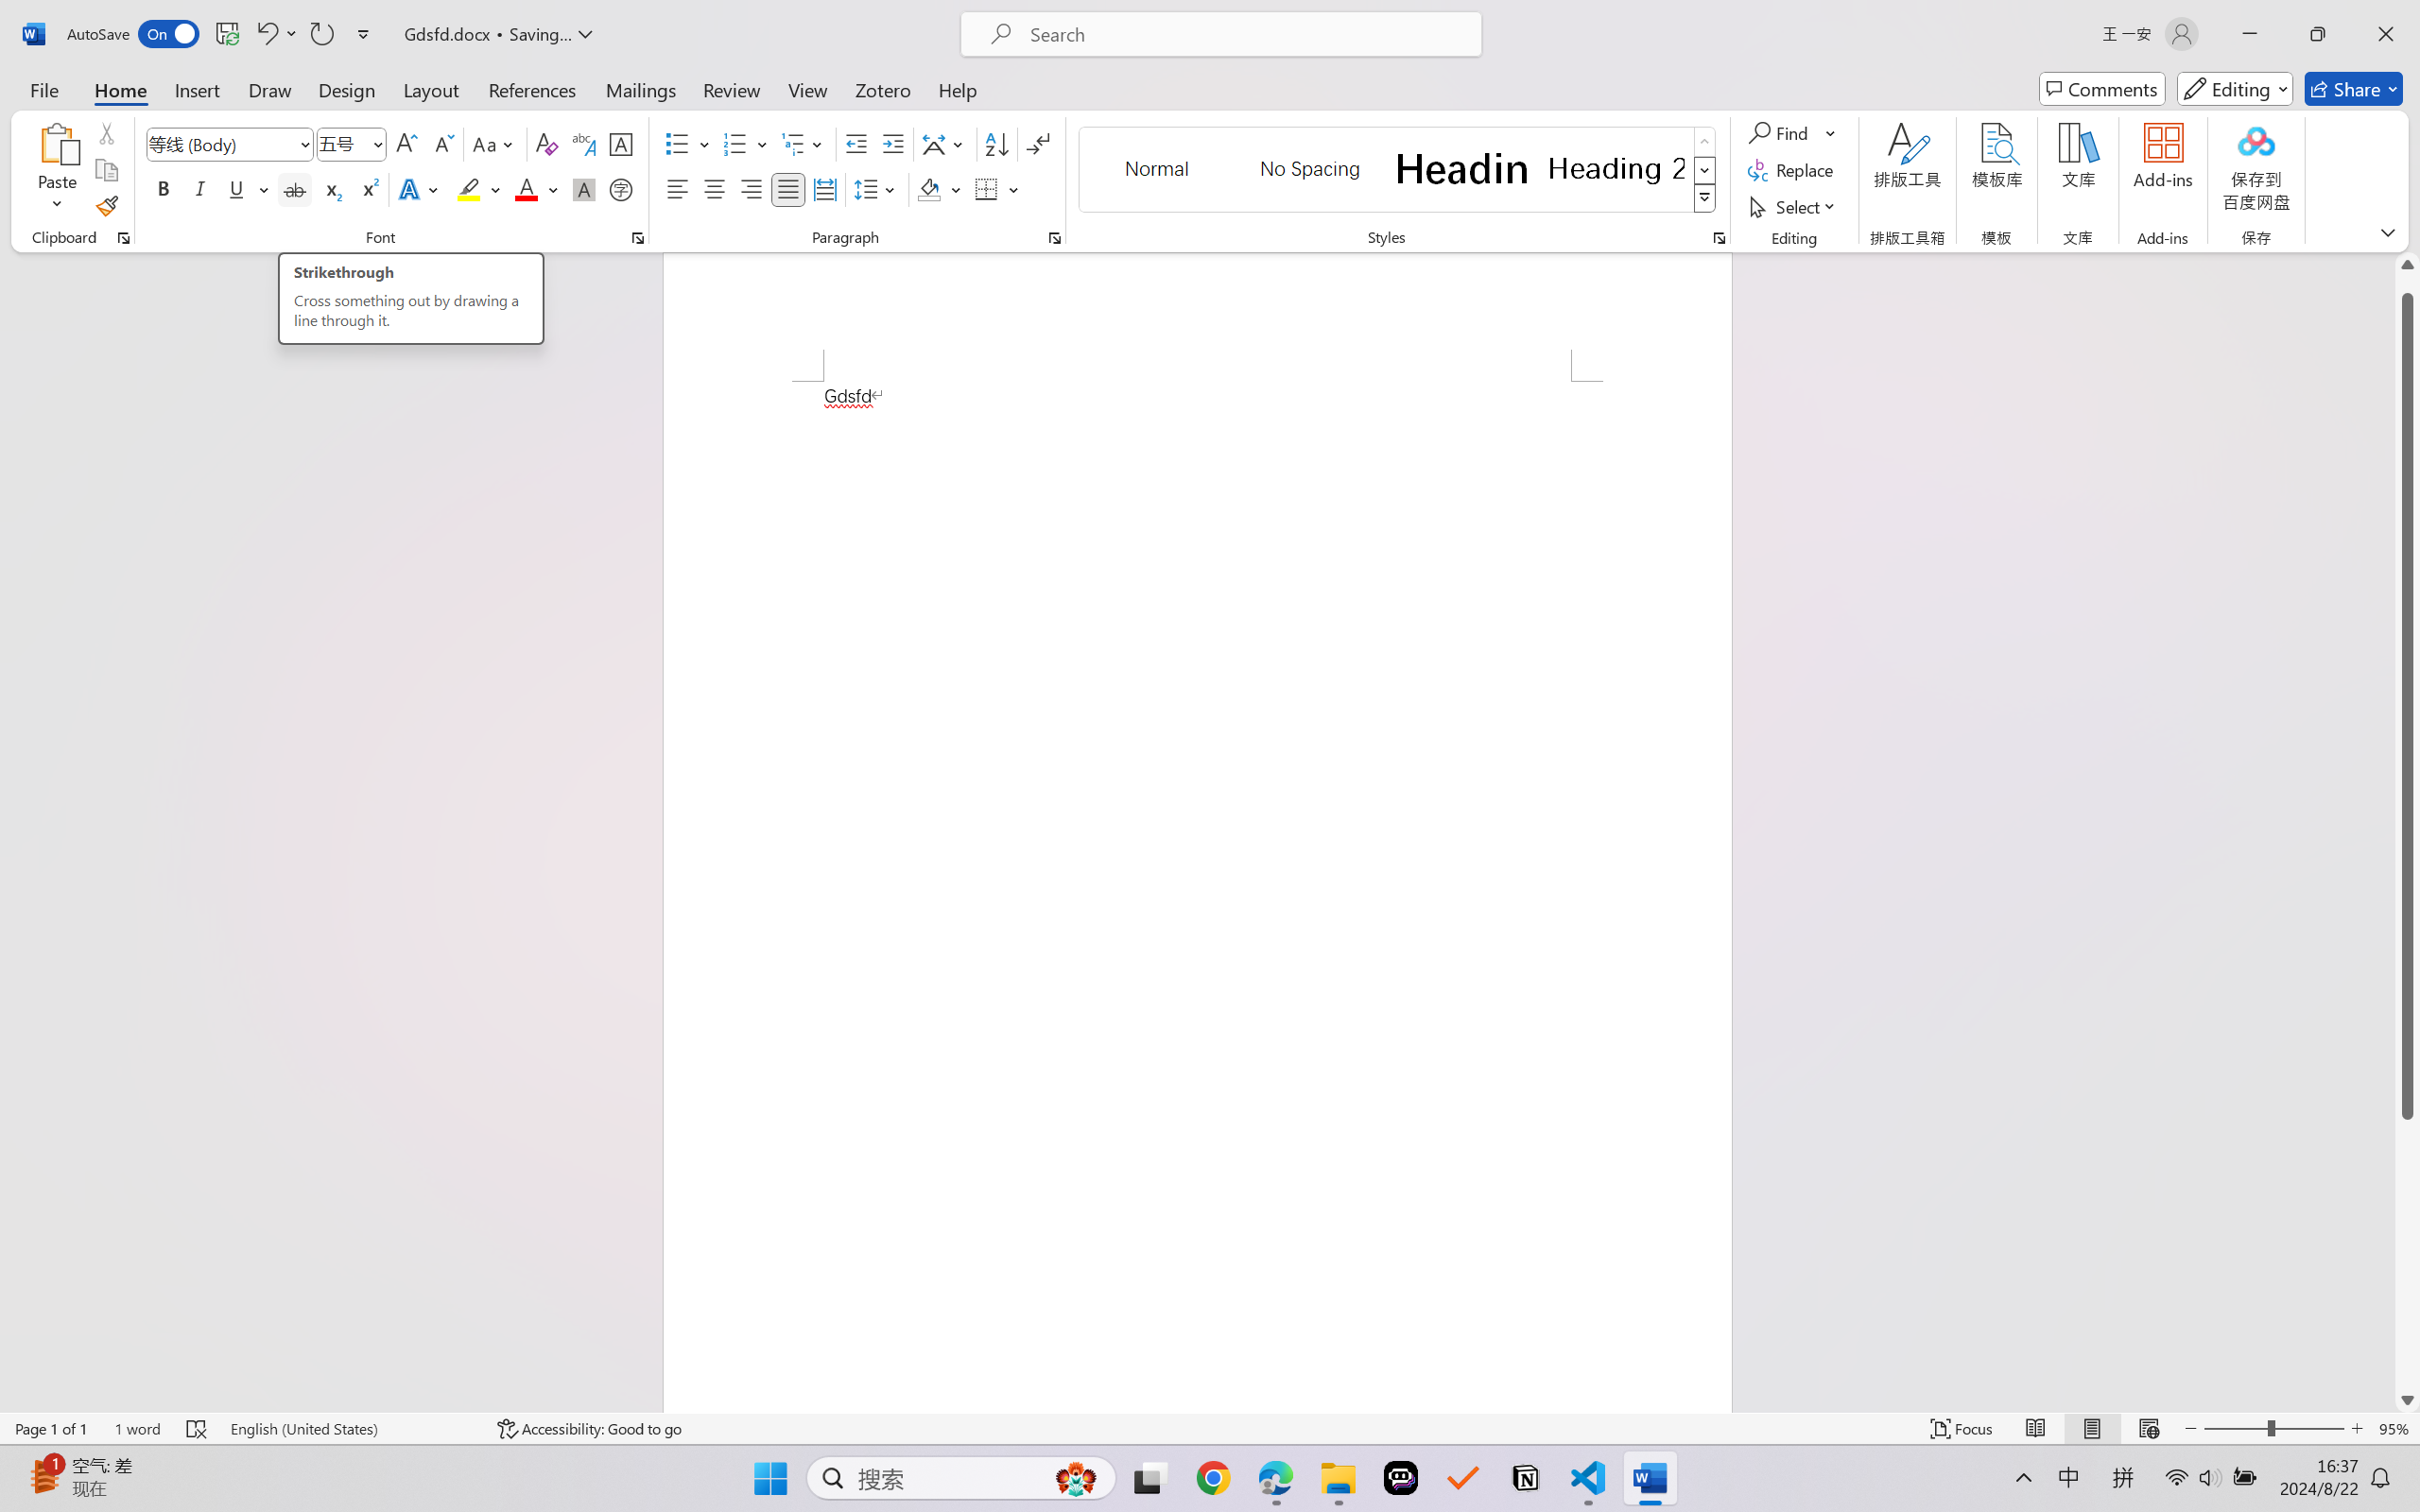 The height and width of the screenshot is (1512, 2420). I want to click on 'Line up', so click(2407, 264).